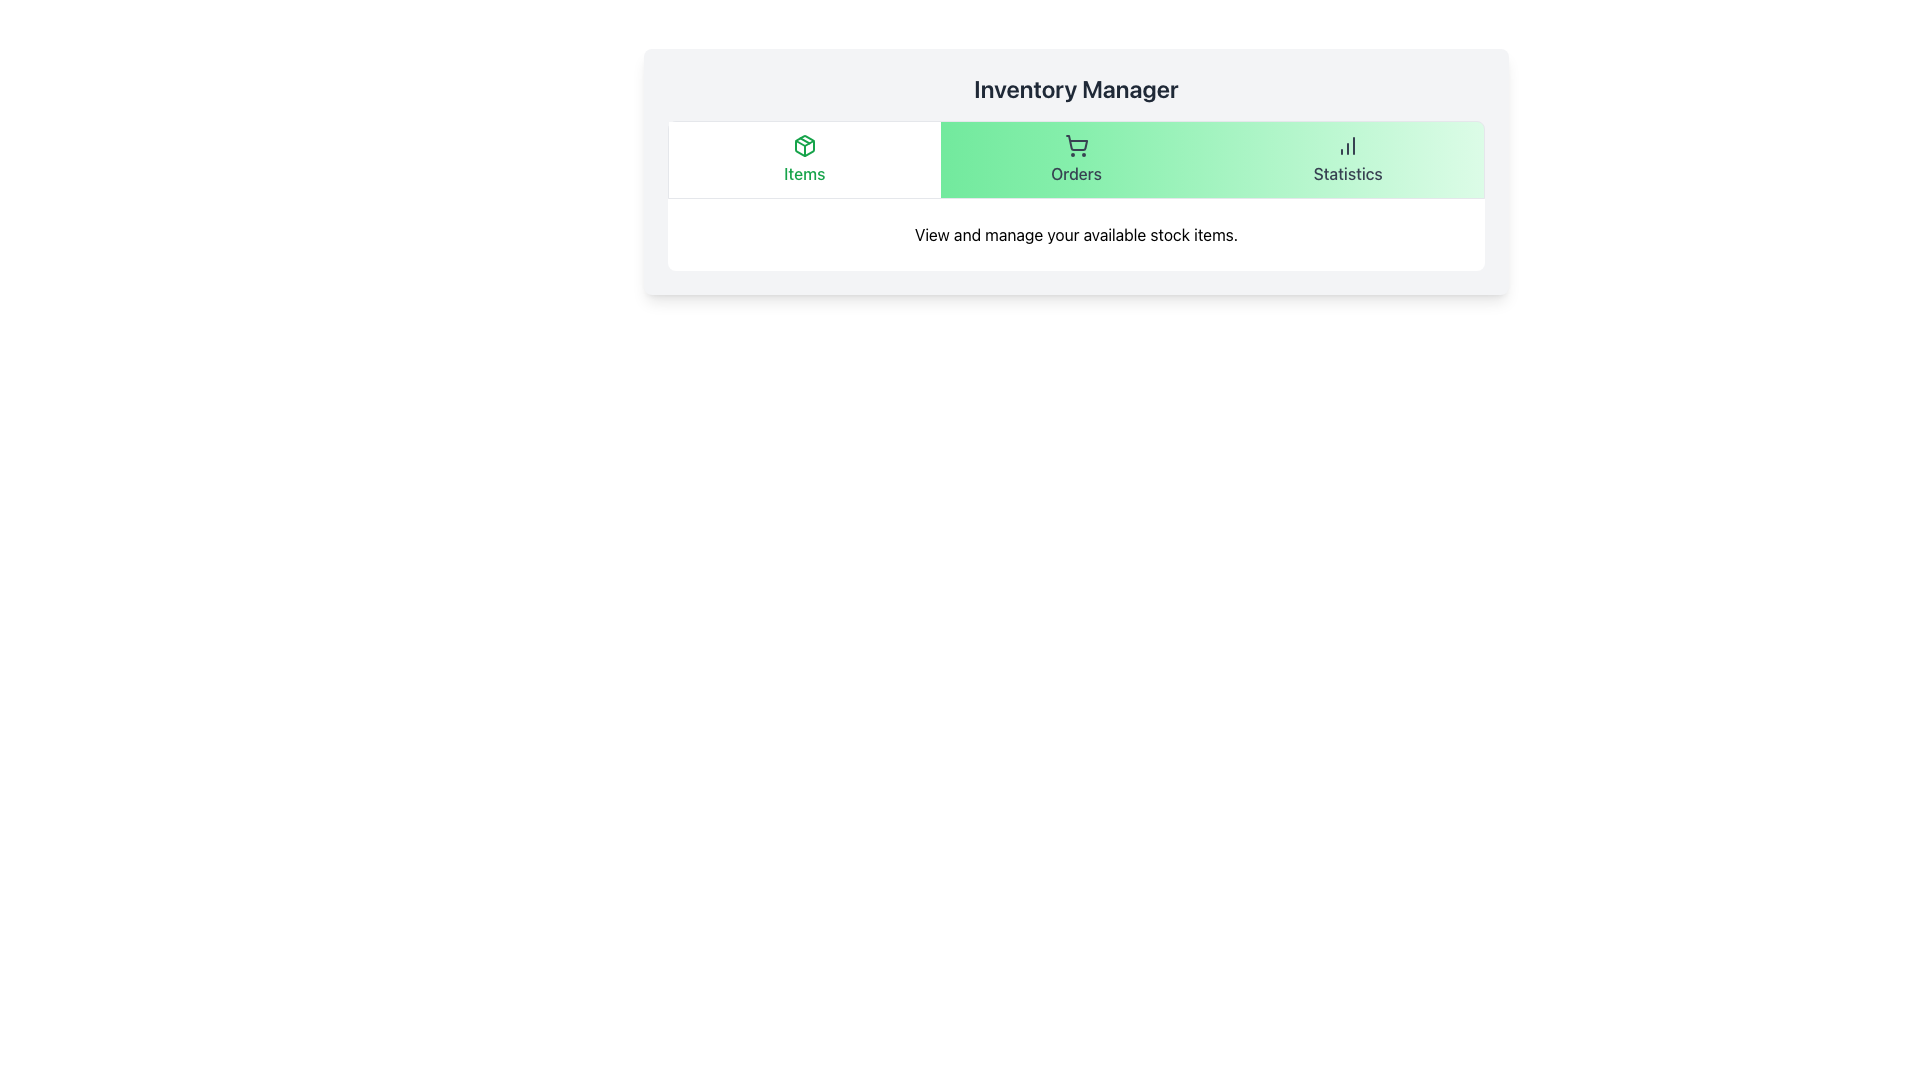 This screenshot has height=1080, width=1920. Describe the element at coordinates (1075, 171) in the screenshot. I see `the navigation bar sections of the inventory management interface header, which includes options like 'Items', 'Orders', and 'Statistics'` at that location.